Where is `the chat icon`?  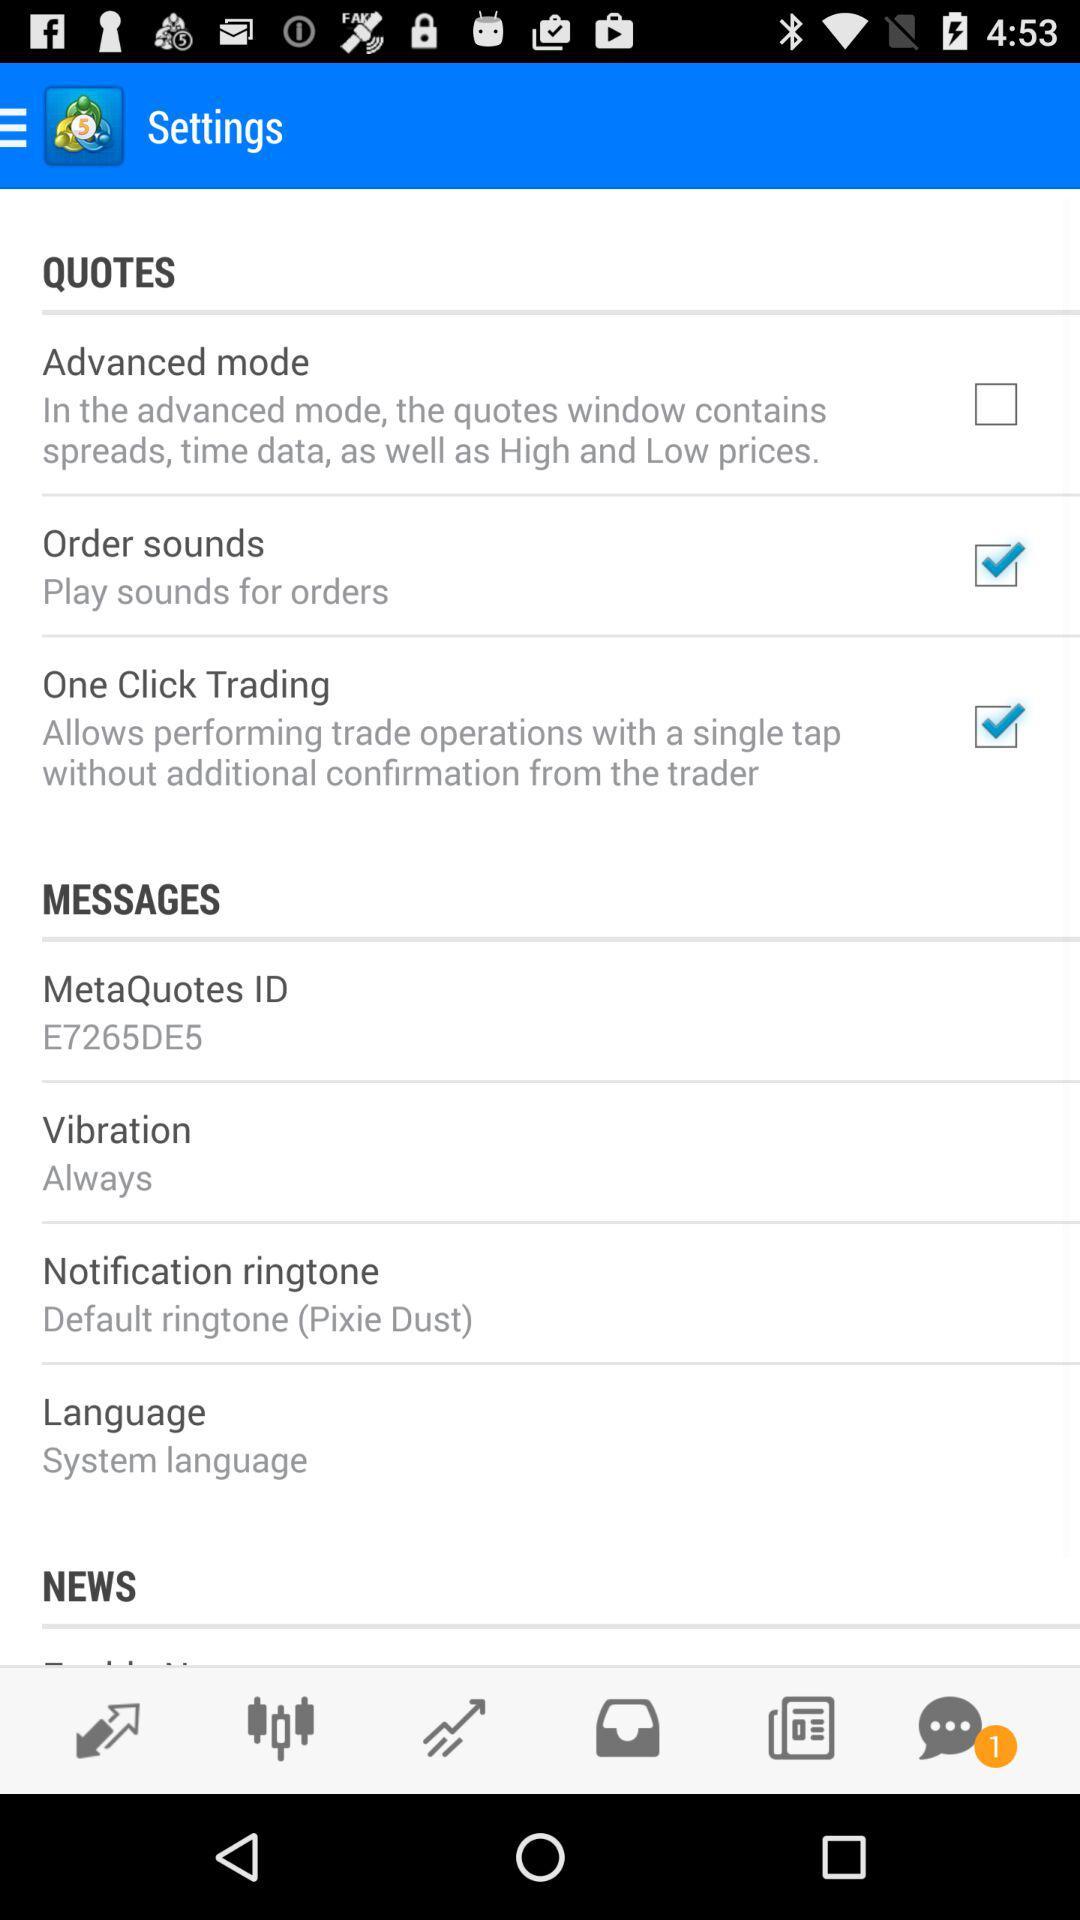
the chat icon is located at coordinates (949, 1848).